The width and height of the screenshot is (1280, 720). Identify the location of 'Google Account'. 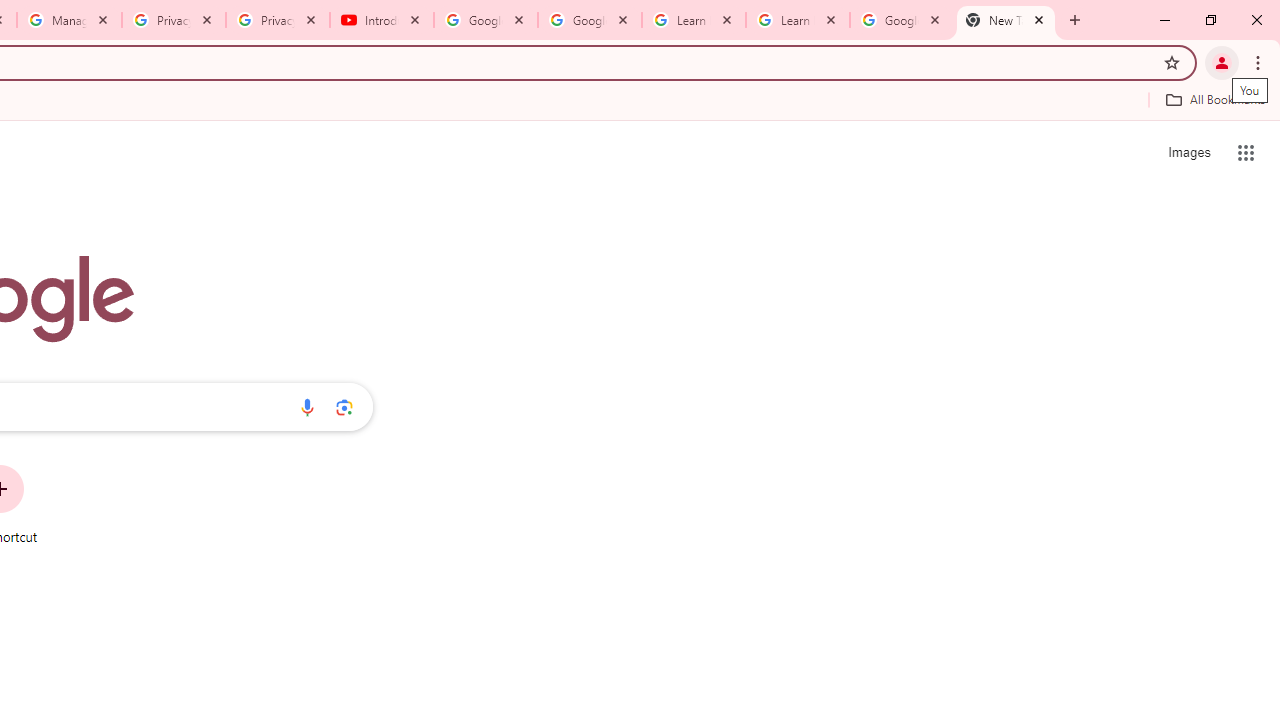
(900, 20).